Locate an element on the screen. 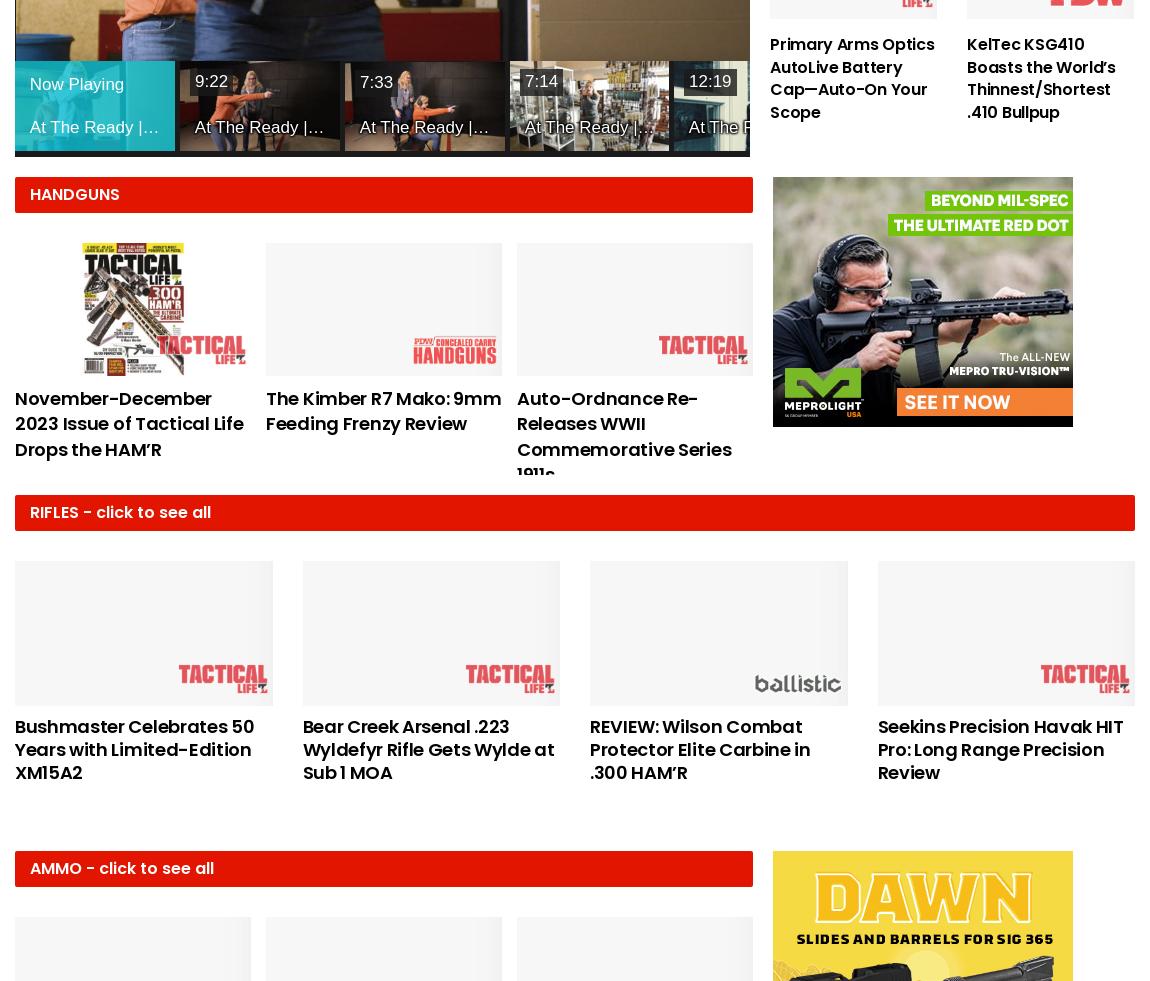 The height and width of the screenshot is (981, 1150). 'The SIG Sauer P365 is Now California Compliant' is located at coordinates (883, 410).